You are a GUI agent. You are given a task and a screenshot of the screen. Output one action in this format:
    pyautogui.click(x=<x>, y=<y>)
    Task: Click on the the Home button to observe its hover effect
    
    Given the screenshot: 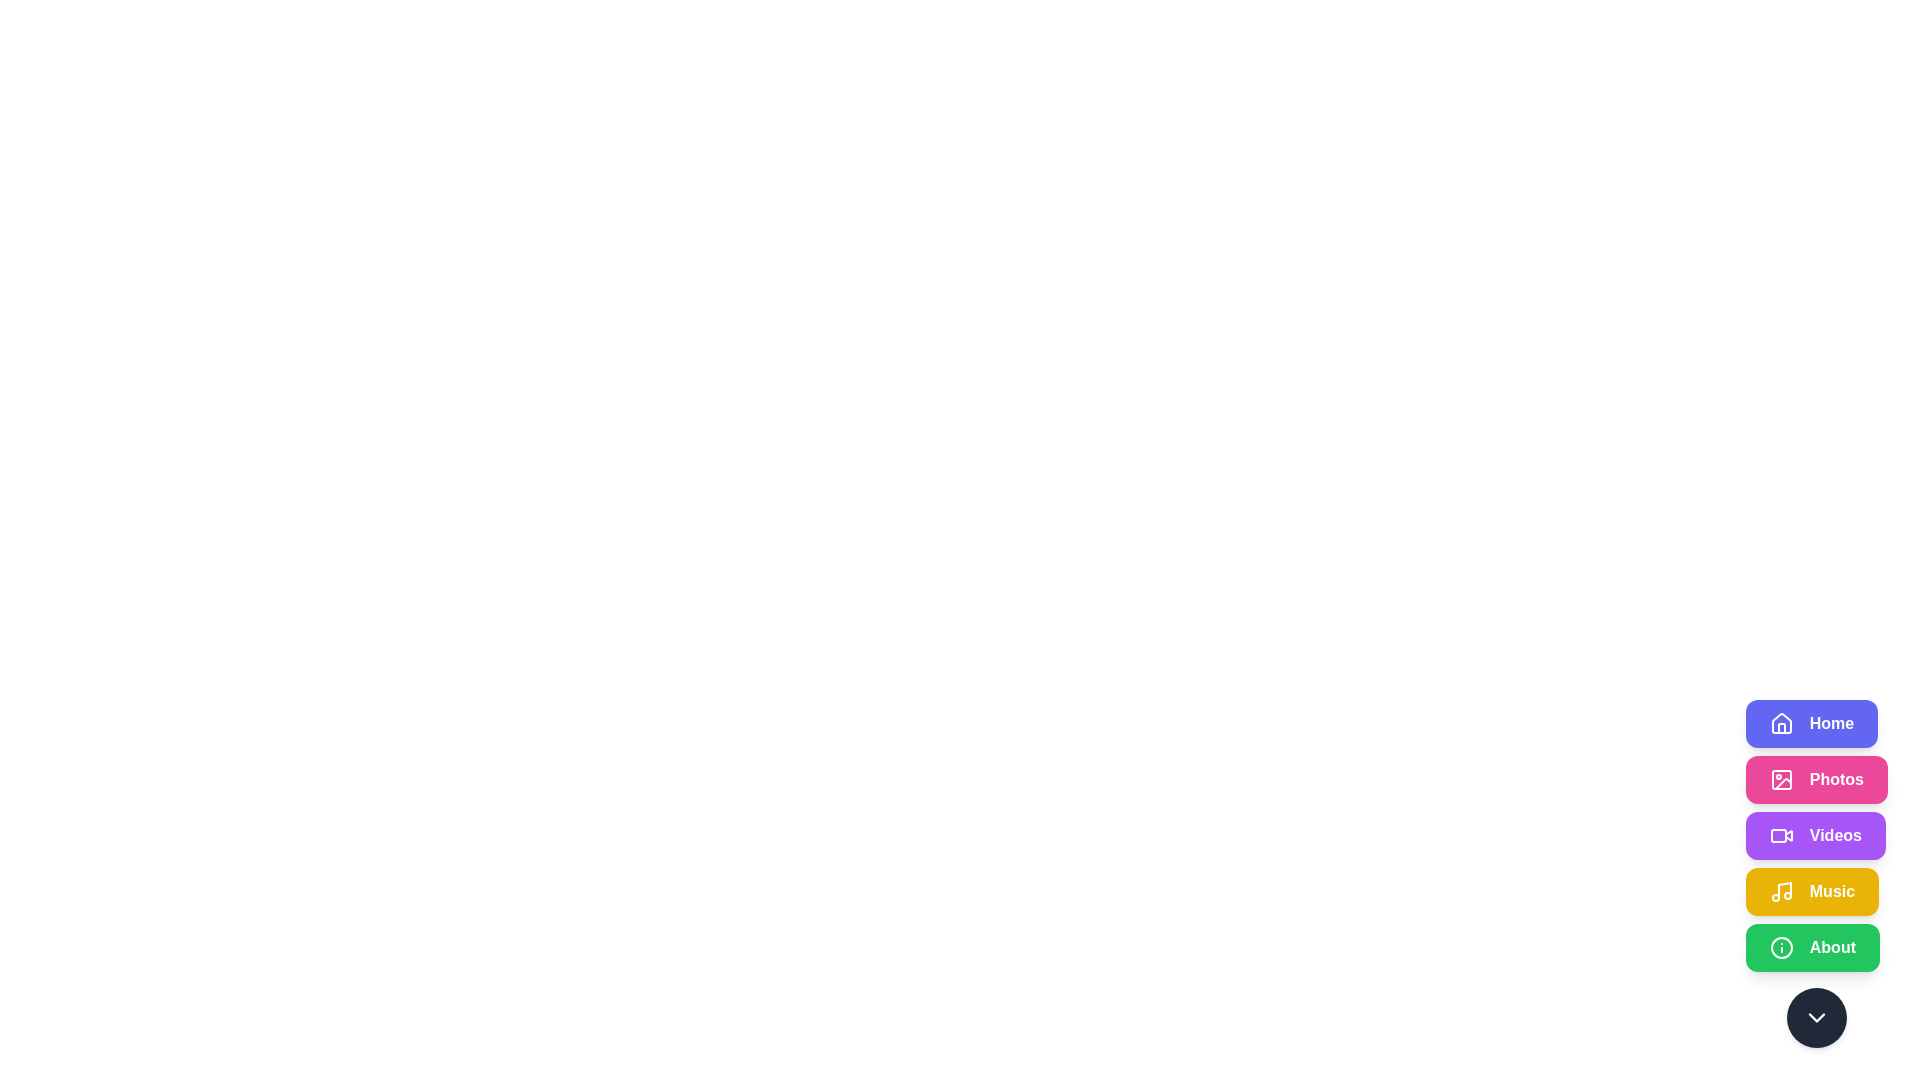 What is the action you would take?
    pyautogui.click(x=1812, y=724)
    